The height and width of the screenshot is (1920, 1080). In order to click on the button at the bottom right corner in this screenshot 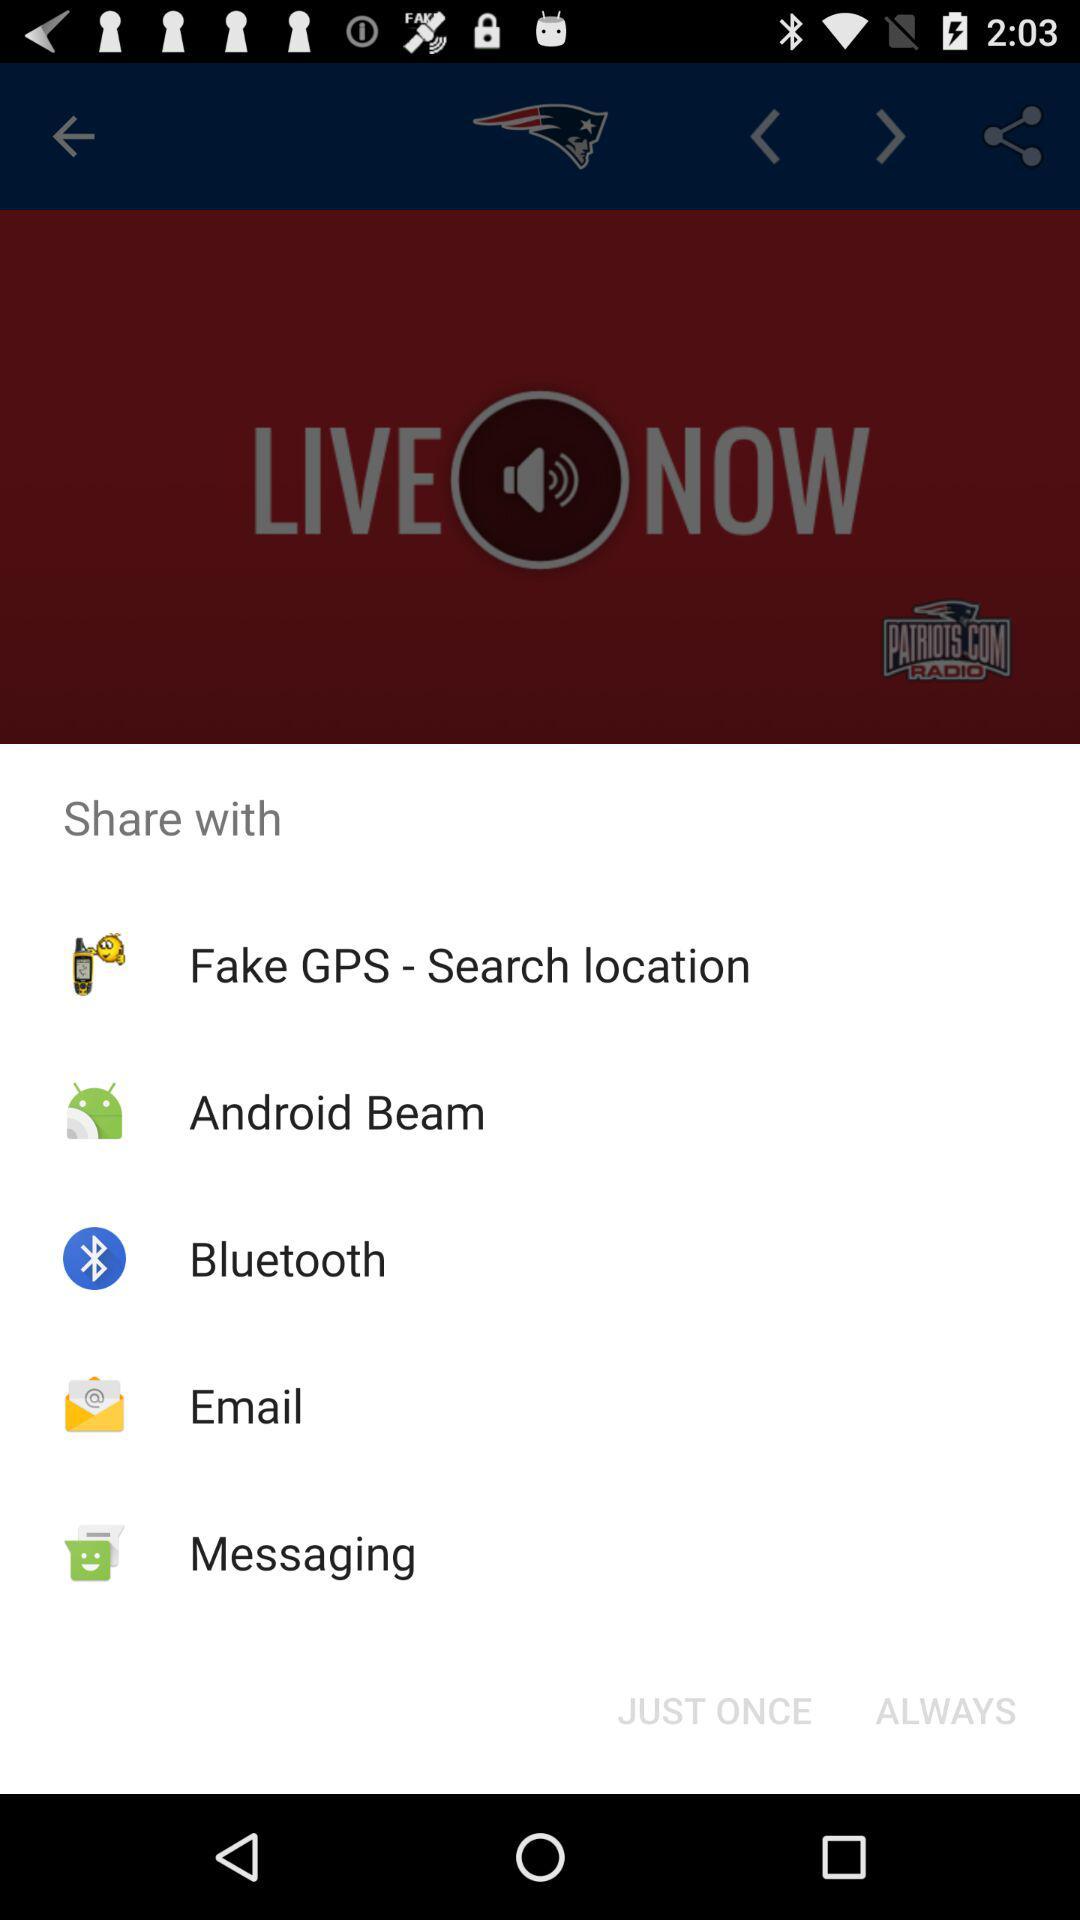, I will do `click(945, 1708)`.